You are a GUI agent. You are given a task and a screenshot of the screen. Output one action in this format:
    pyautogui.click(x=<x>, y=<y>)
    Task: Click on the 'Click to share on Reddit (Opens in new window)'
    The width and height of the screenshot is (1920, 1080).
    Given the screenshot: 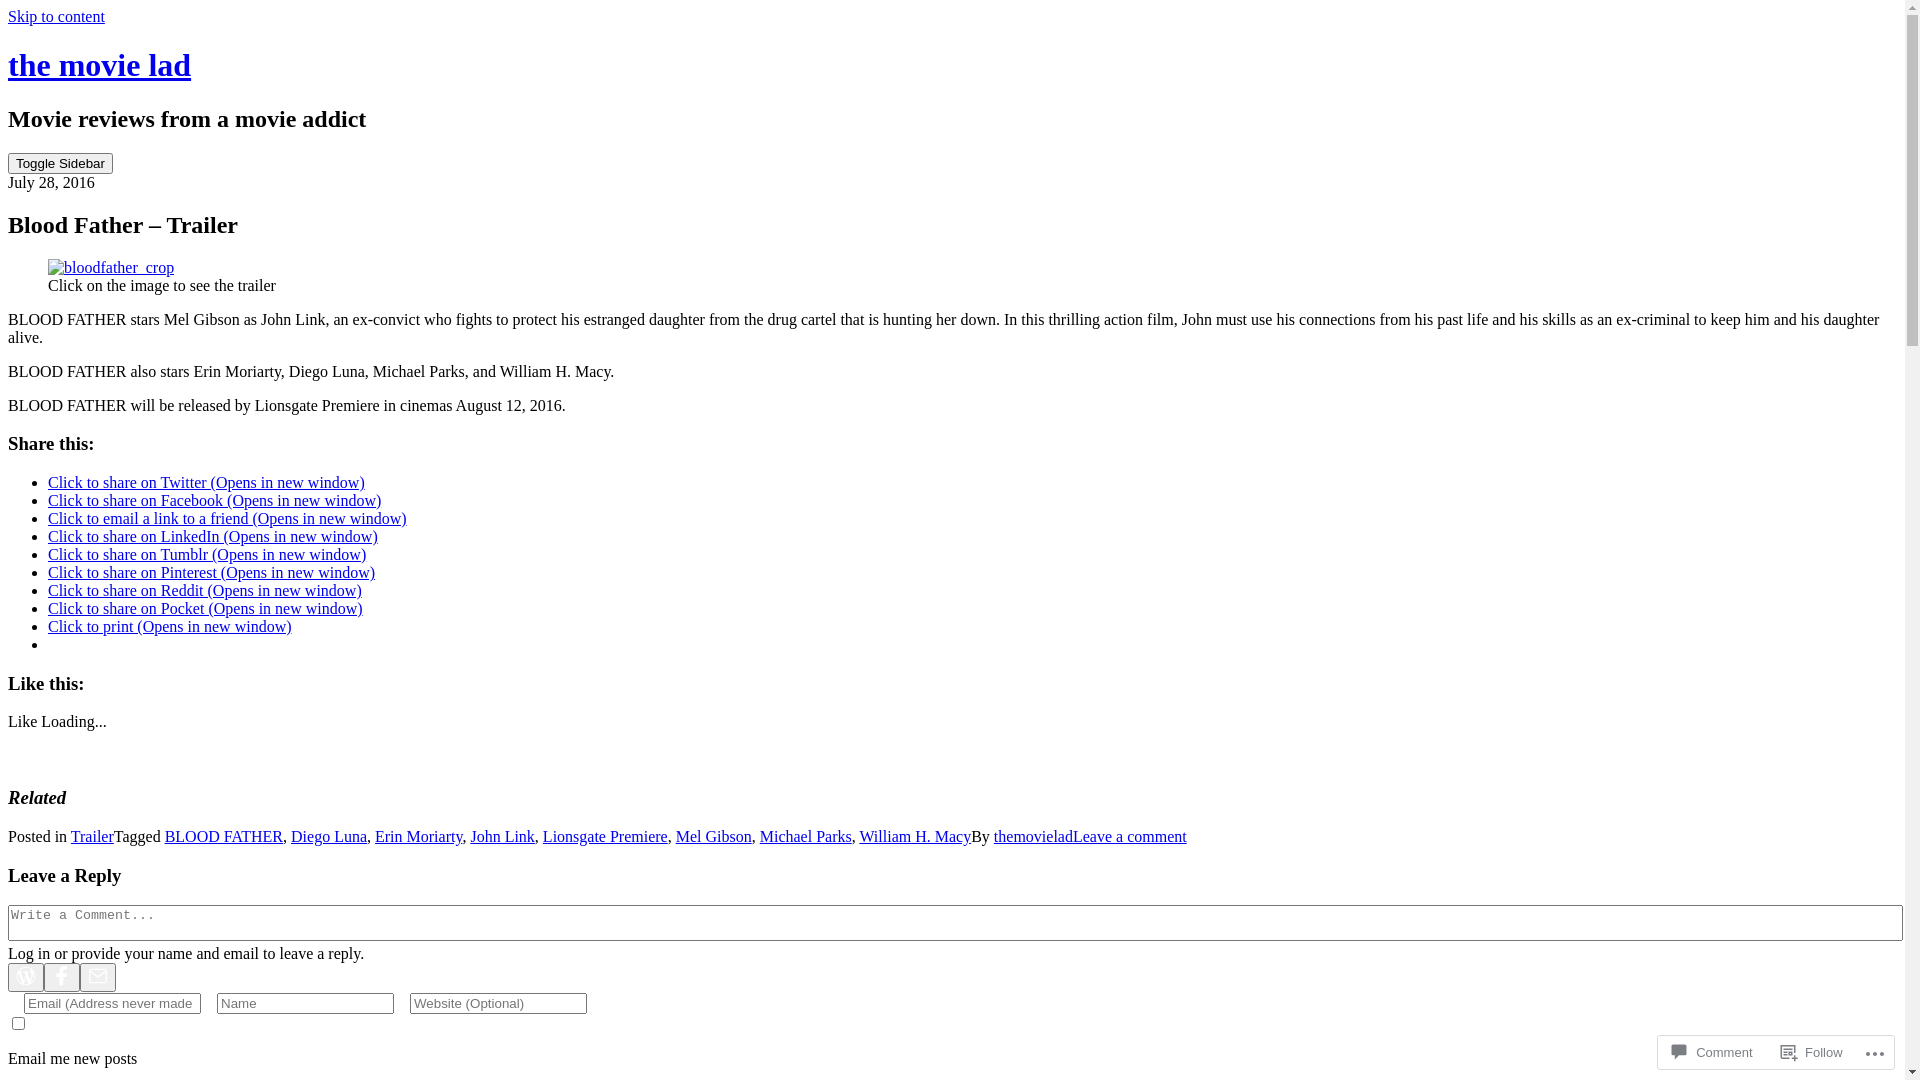 What is the action you would take?
    pyautogui.click(x=205, y=589)
    